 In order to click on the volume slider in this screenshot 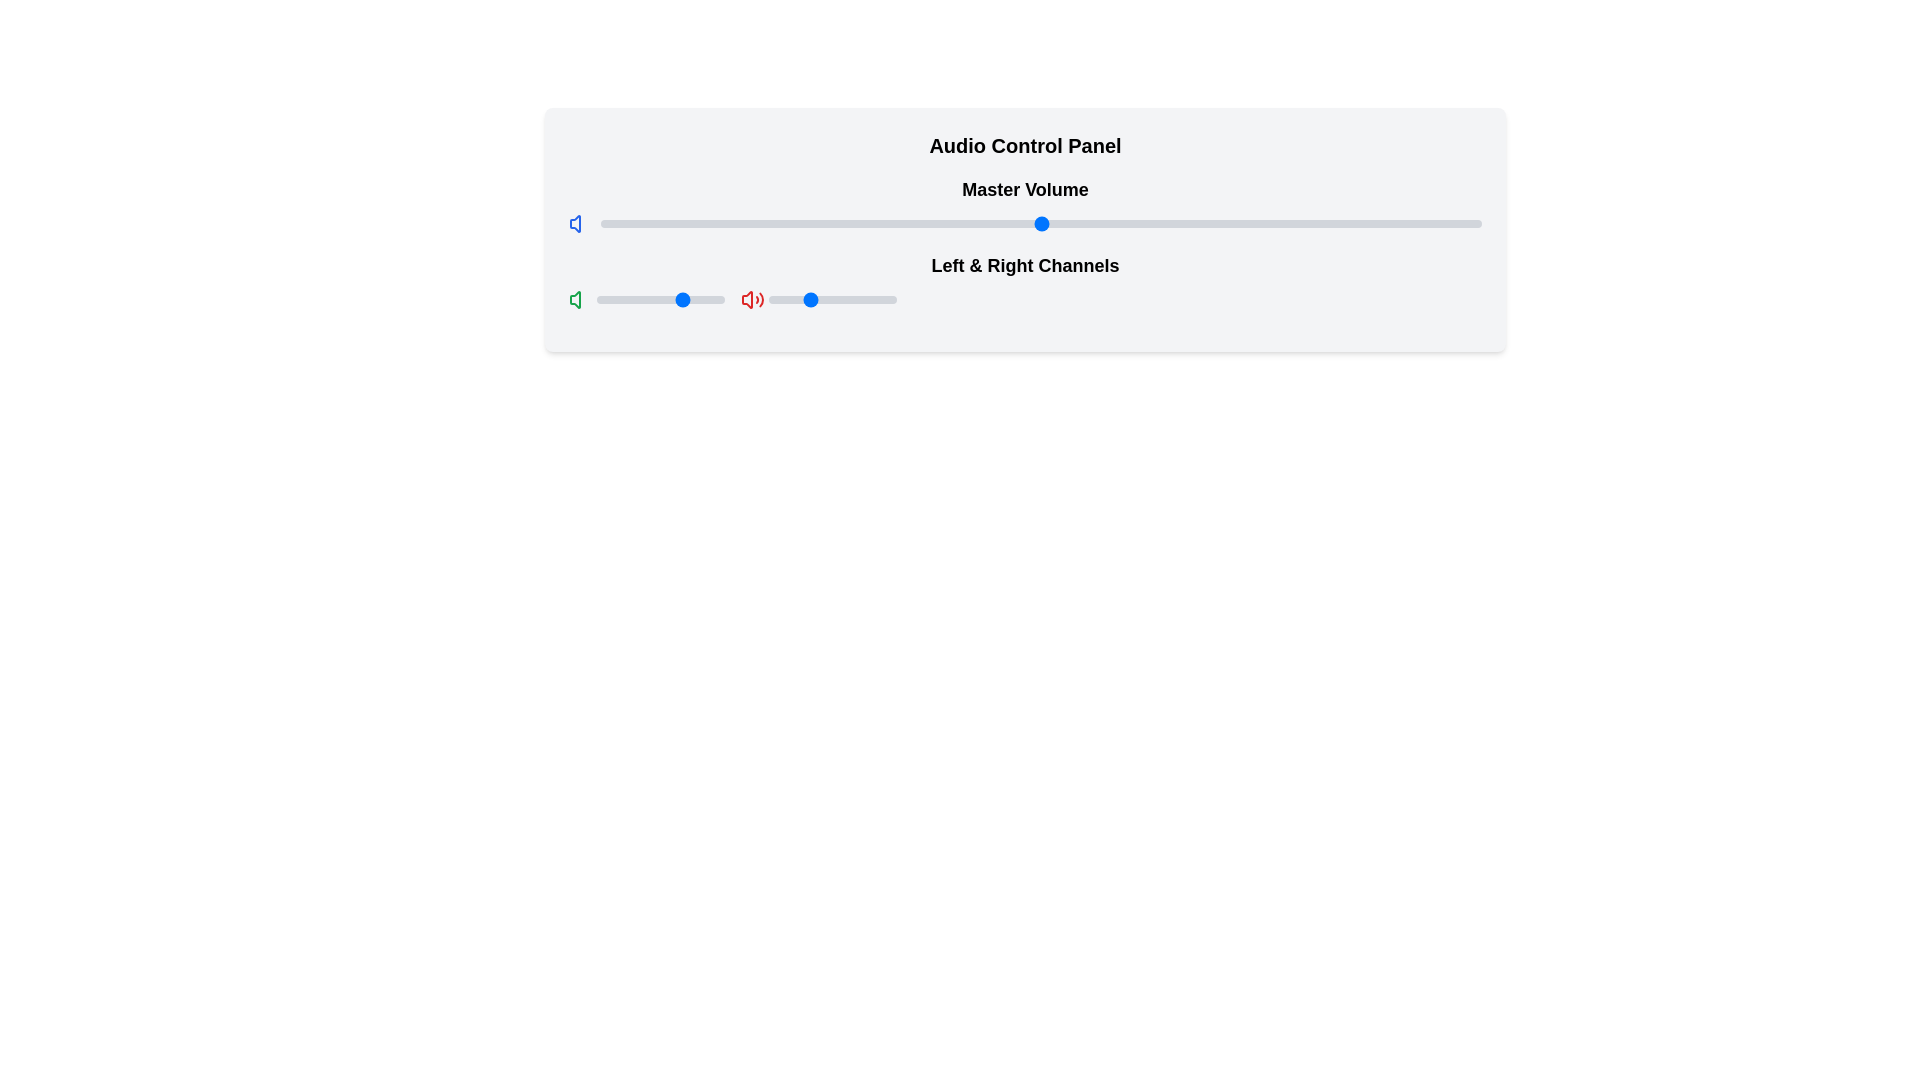, I will do `click(1419, 219)`.